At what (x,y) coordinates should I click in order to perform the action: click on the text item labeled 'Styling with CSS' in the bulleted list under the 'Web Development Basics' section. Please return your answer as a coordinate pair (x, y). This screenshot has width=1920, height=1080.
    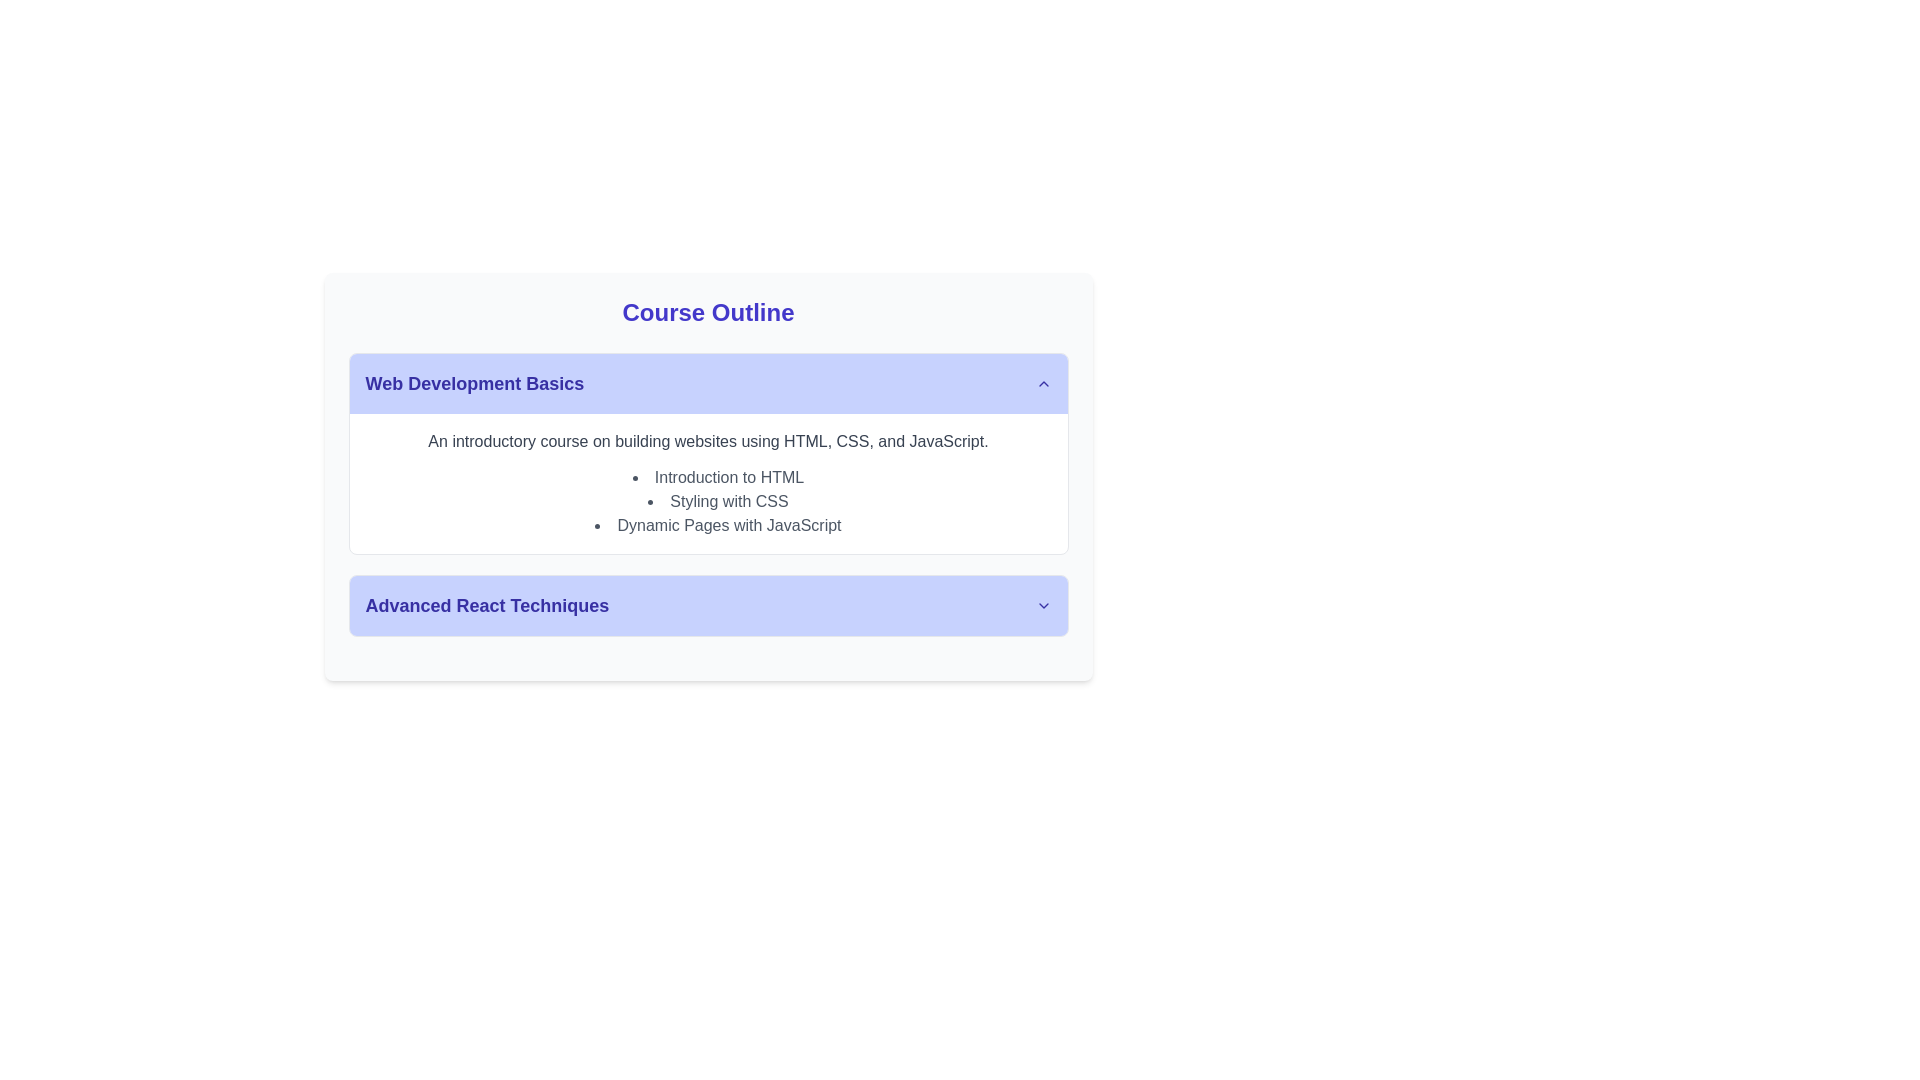
    Looking at the image, I should click on (718, 500).